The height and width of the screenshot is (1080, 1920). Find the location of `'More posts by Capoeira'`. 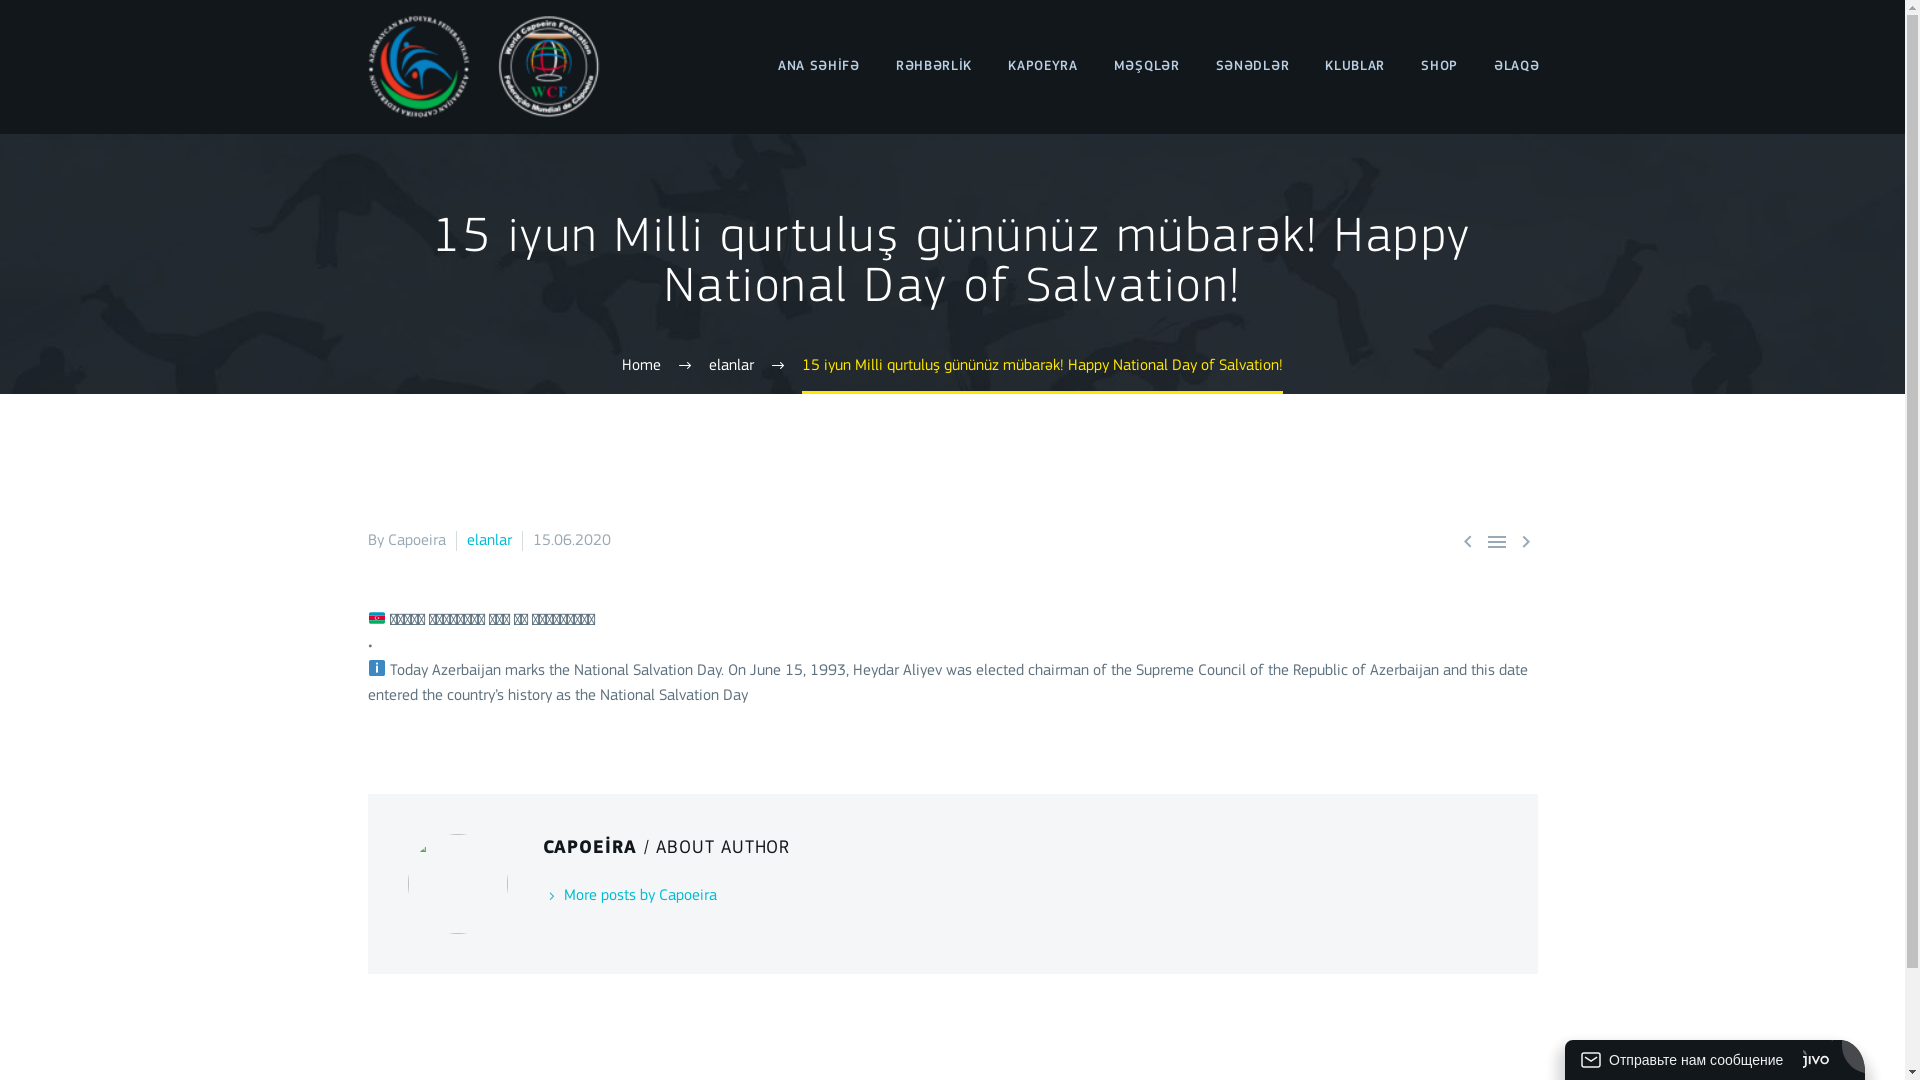

'More posts by Capoeira' is located at coordinates (627, 894).